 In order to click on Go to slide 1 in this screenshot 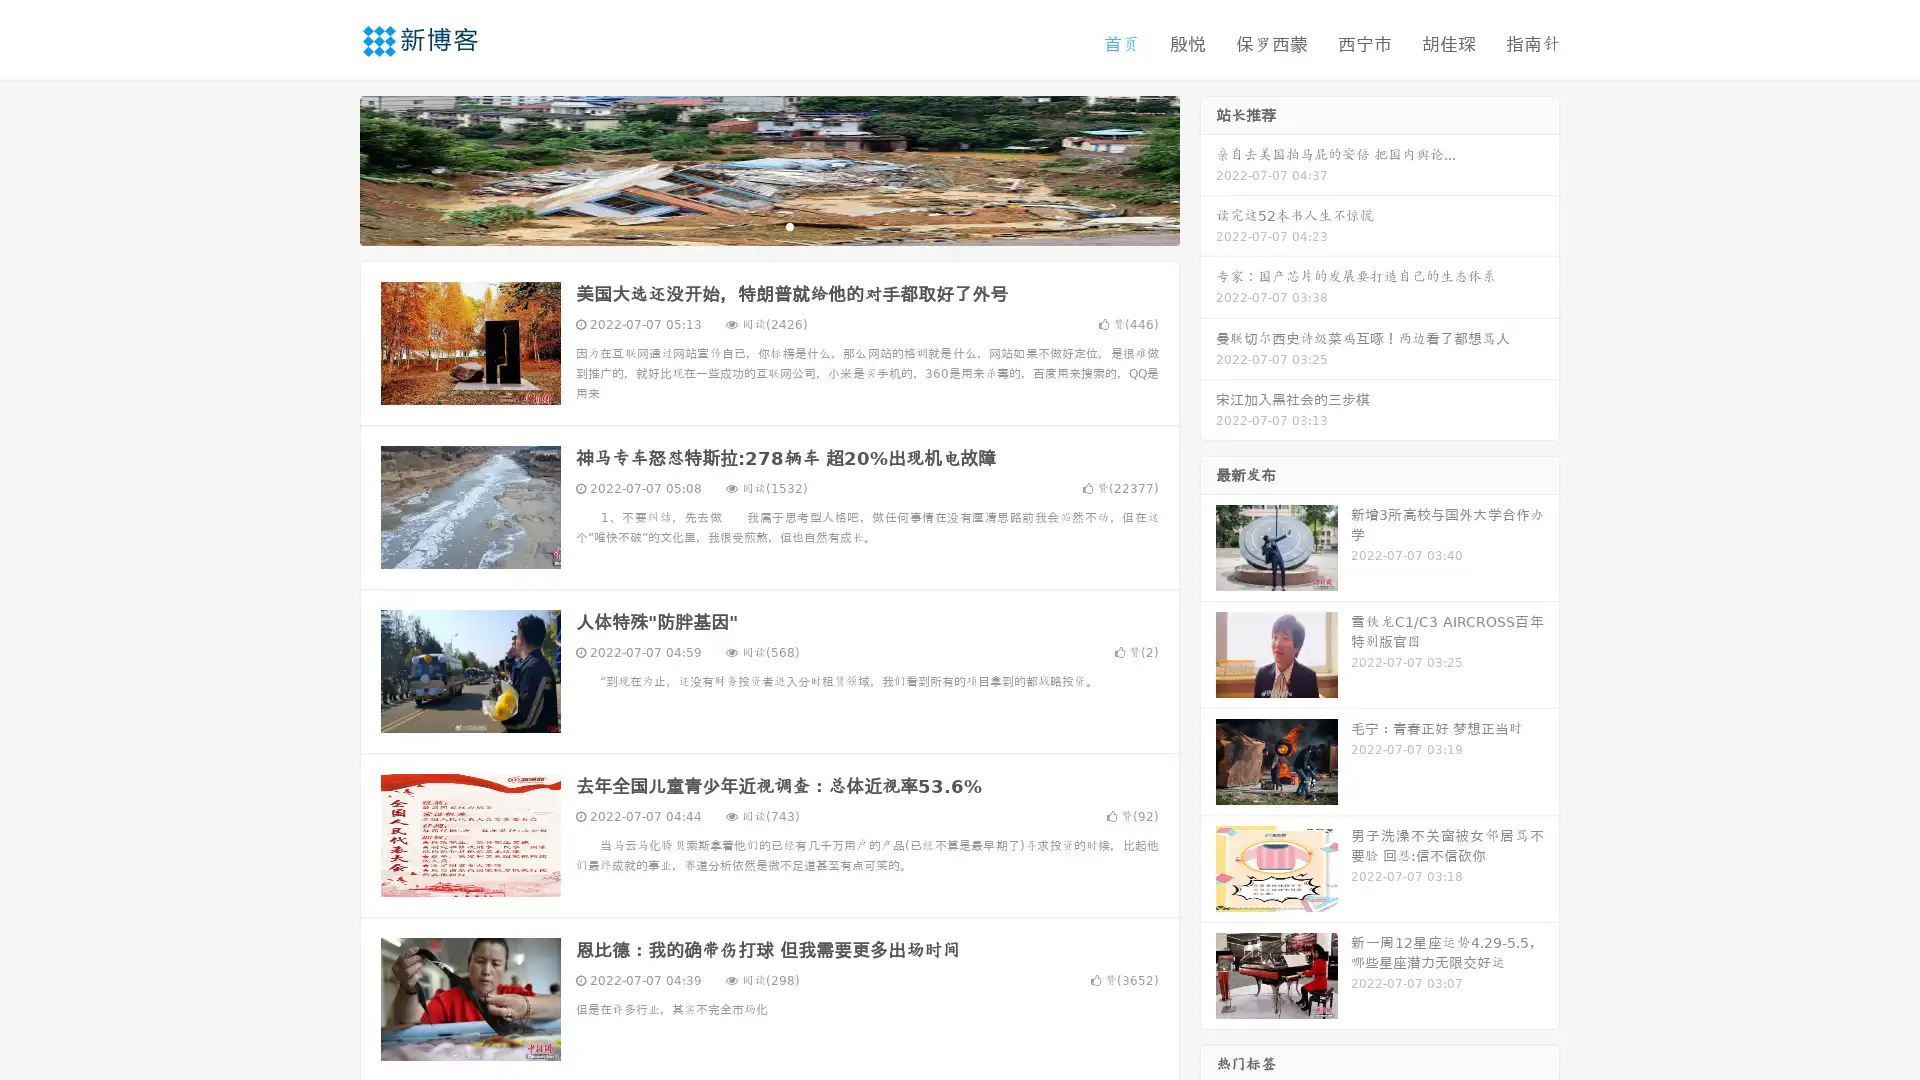, I will do `click(748, 225)`.